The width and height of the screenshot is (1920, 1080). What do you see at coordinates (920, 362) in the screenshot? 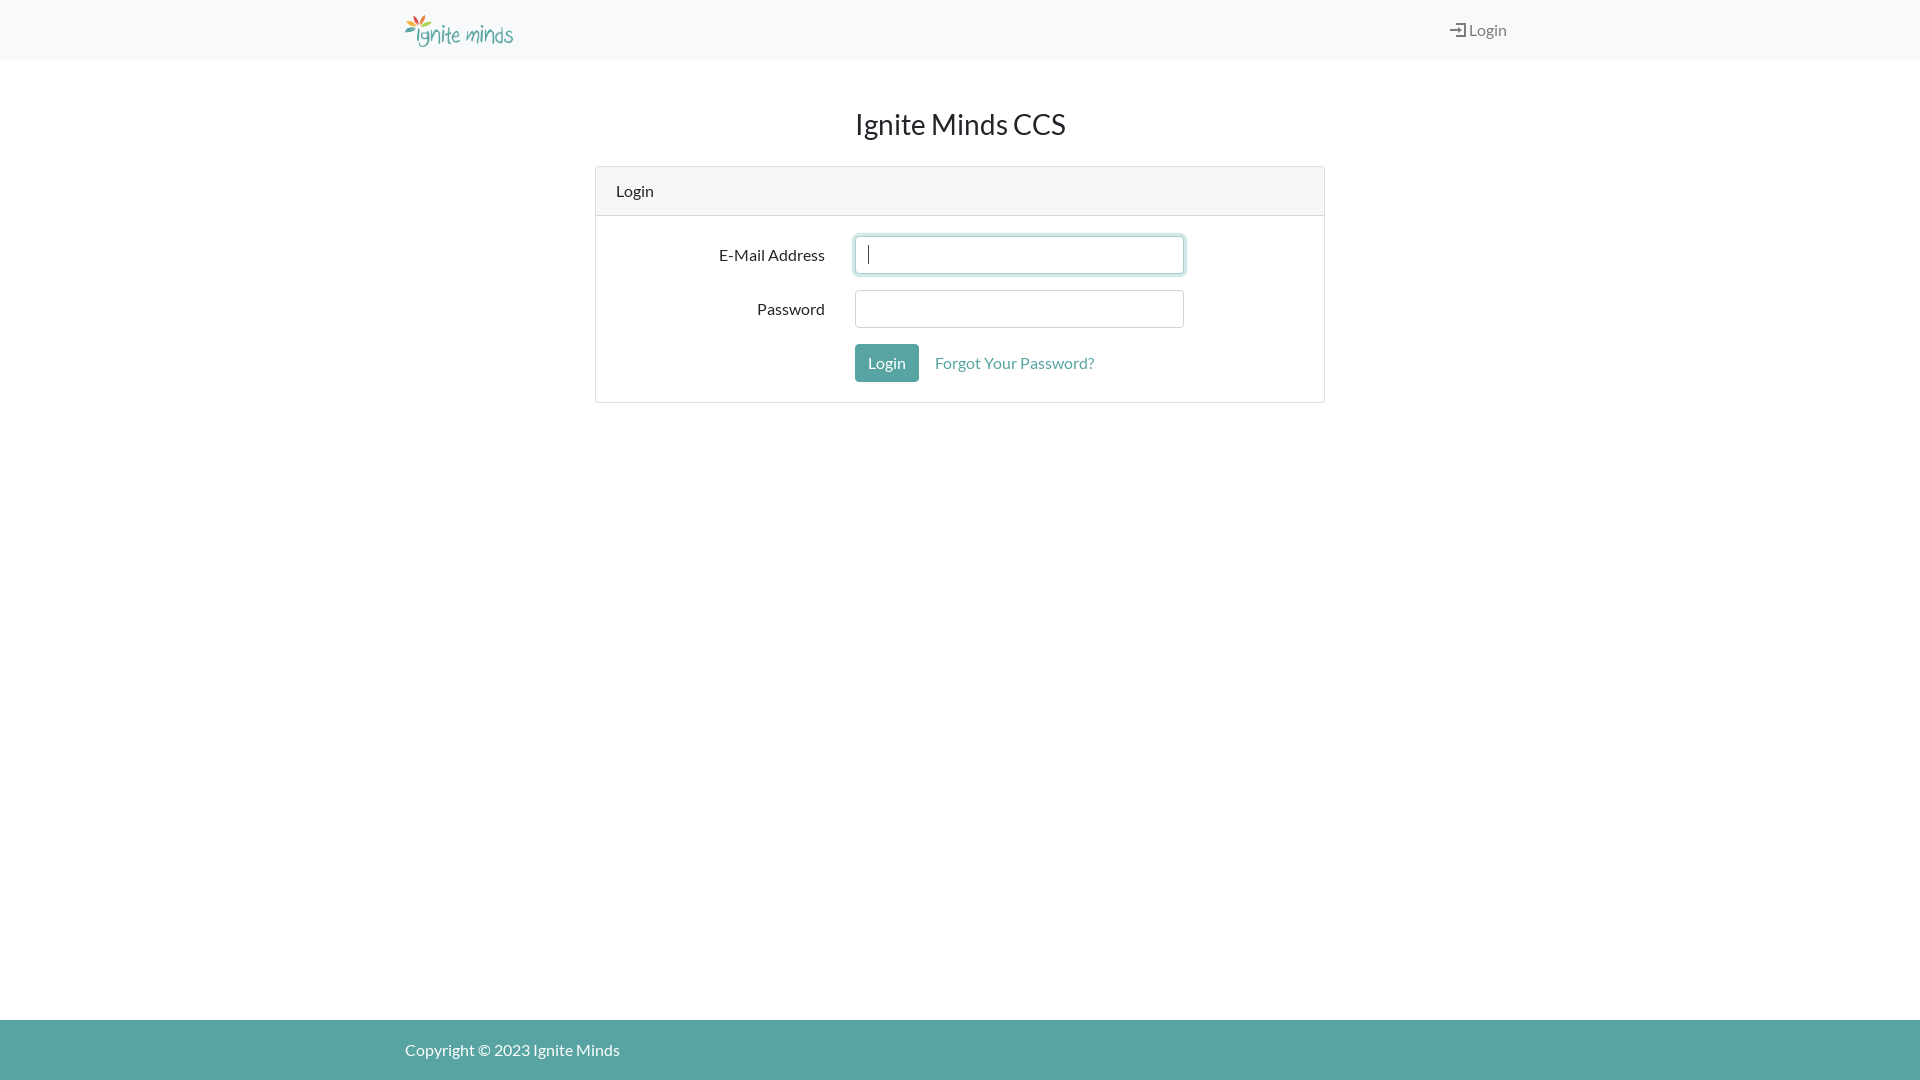
I see `'Forgot Your Password?'` at bounding box center [920, 362].